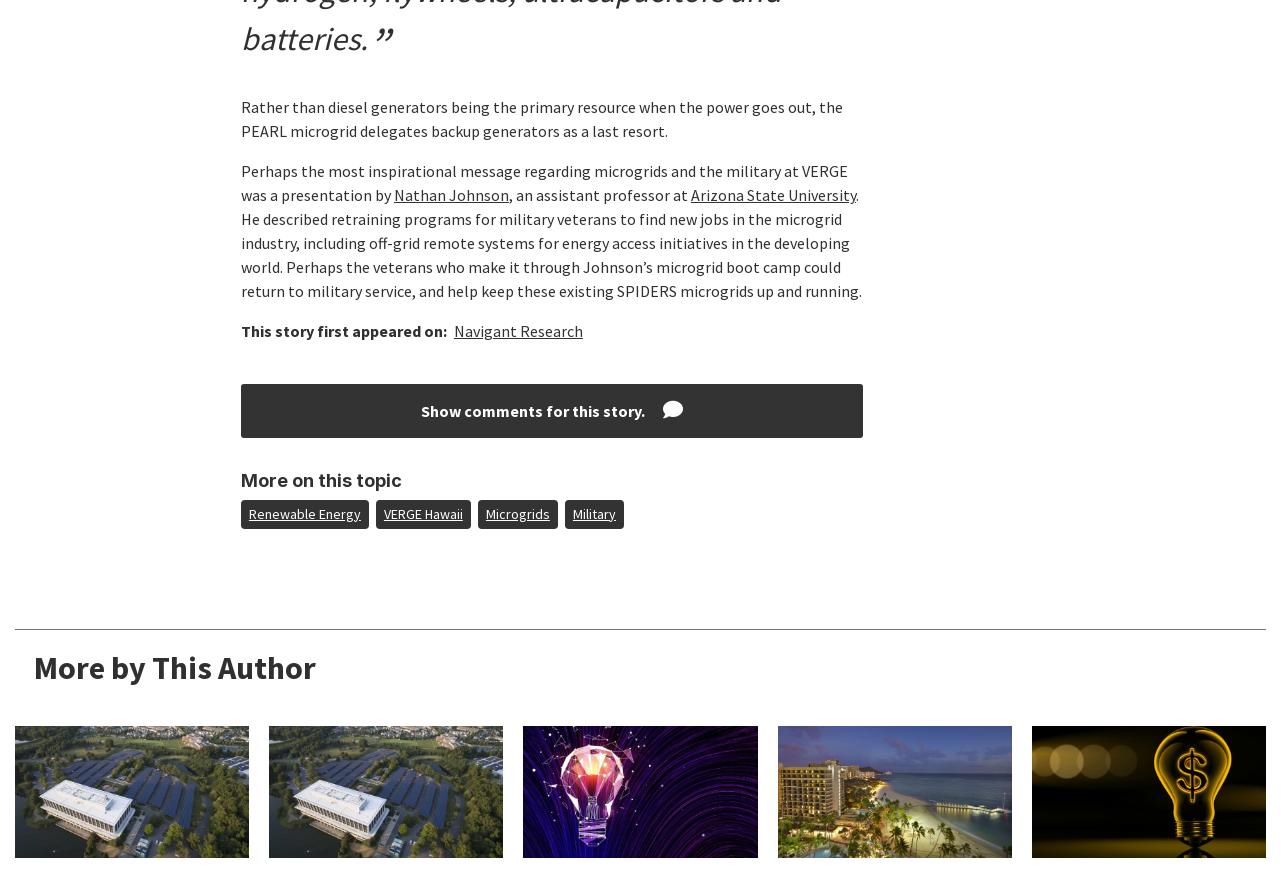 This screenshot has width=1281, height=895. I want to click on 'More by This Author', so click(173, 666).